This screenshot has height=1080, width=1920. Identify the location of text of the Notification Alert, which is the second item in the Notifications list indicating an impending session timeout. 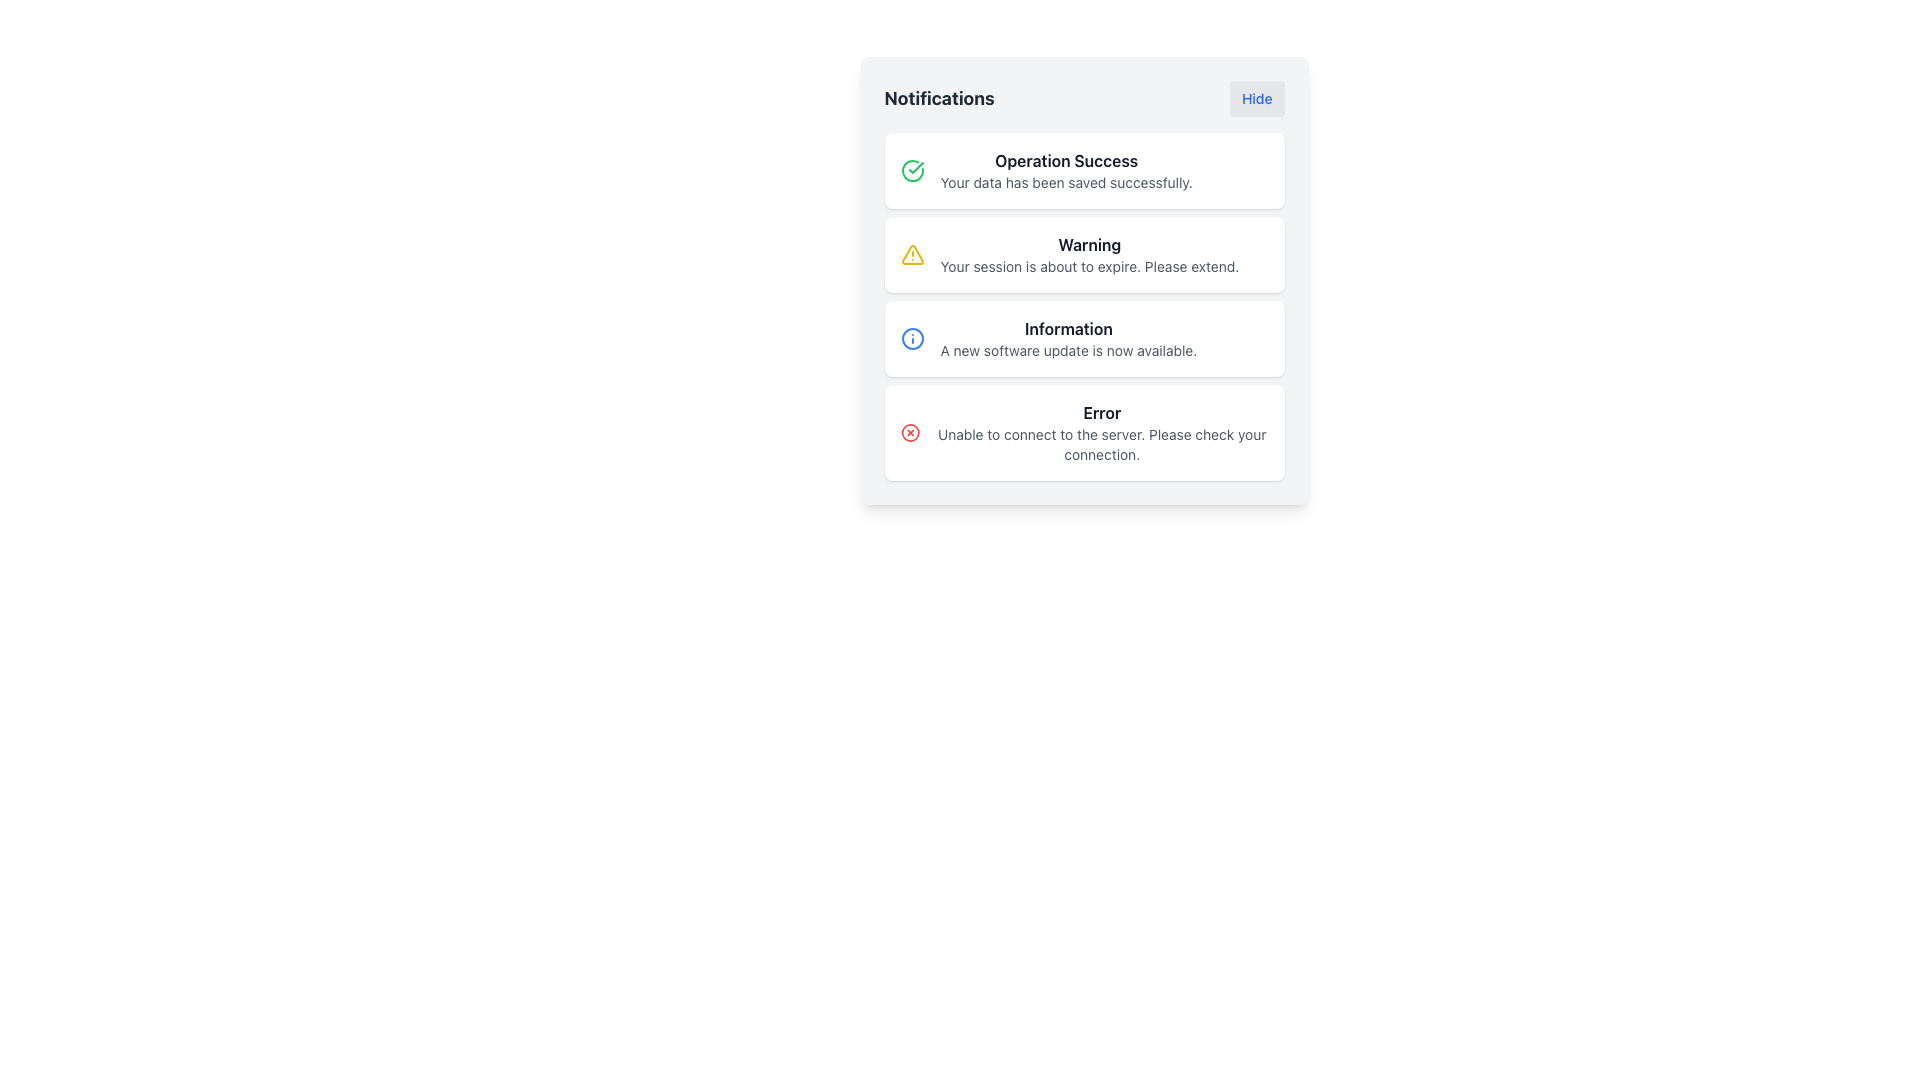
(1083, 253).